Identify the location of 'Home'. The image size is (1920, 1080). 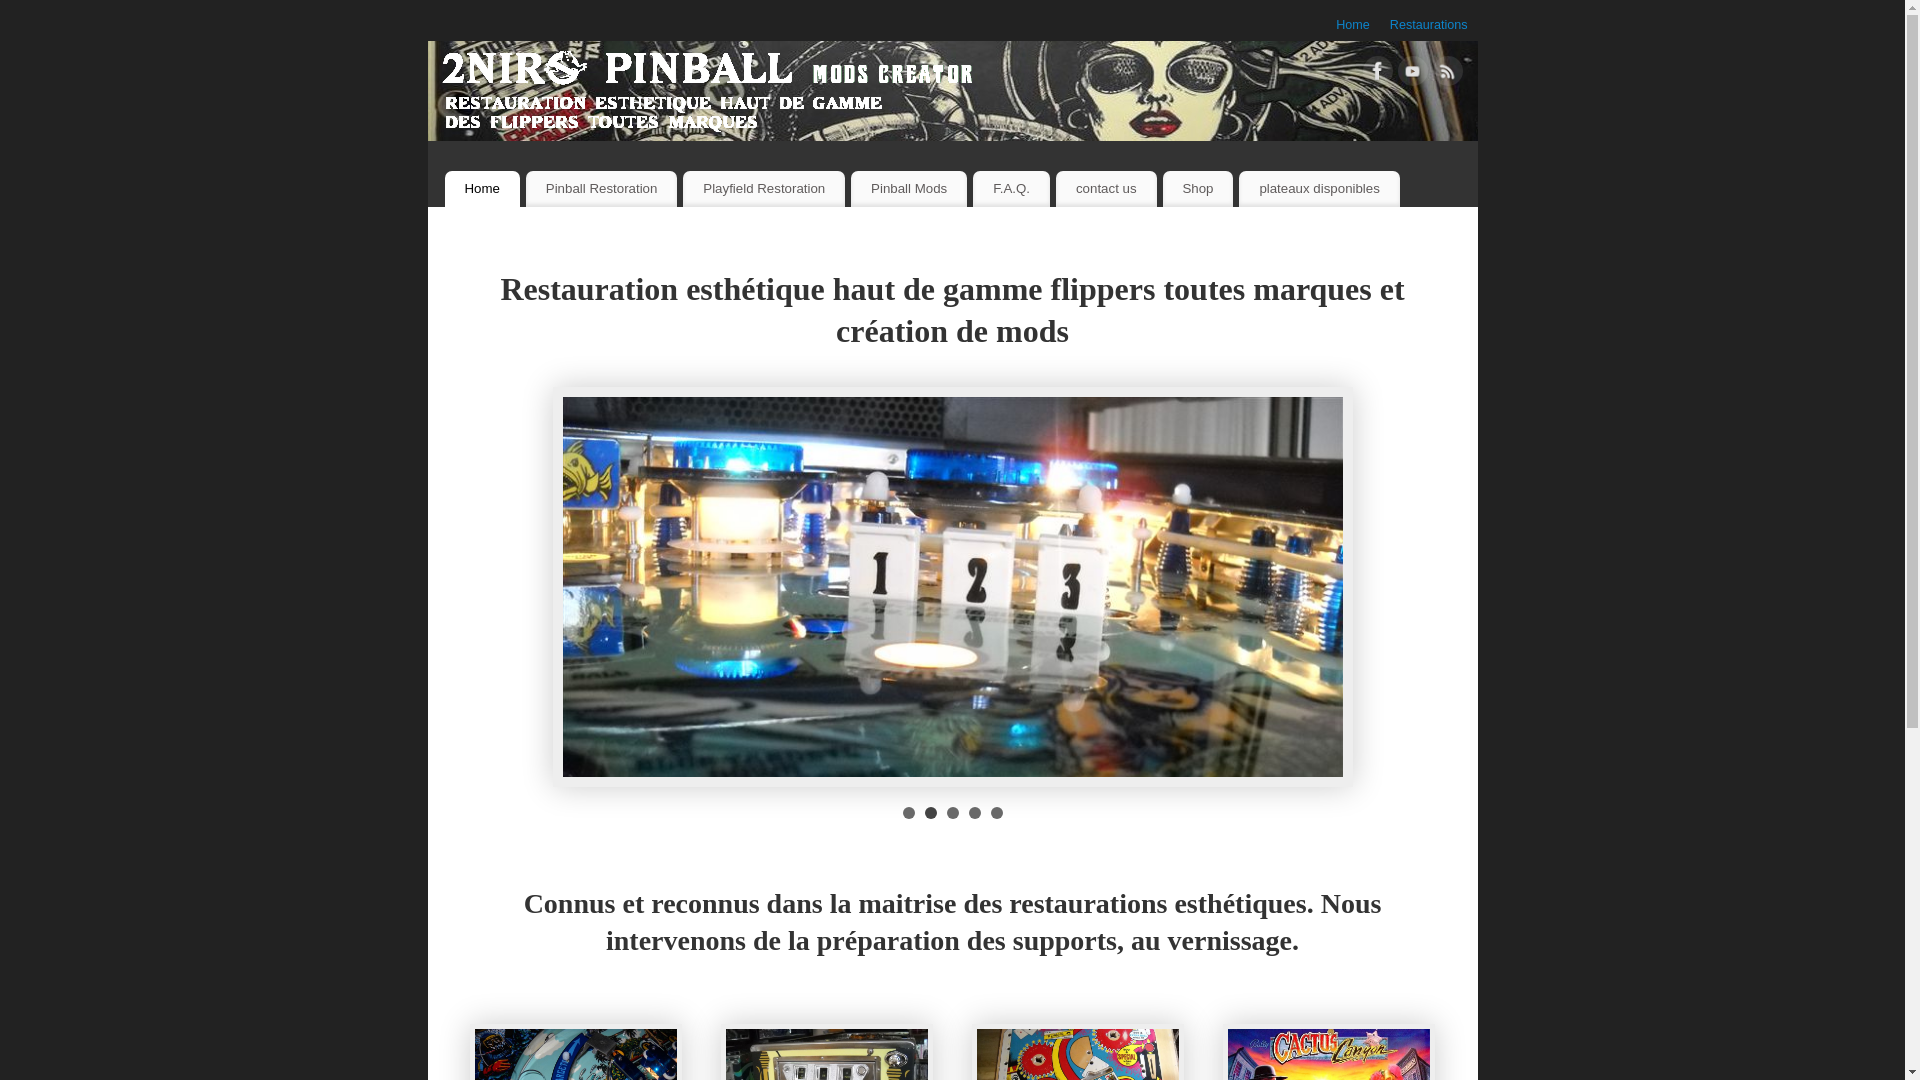
(481, 189).